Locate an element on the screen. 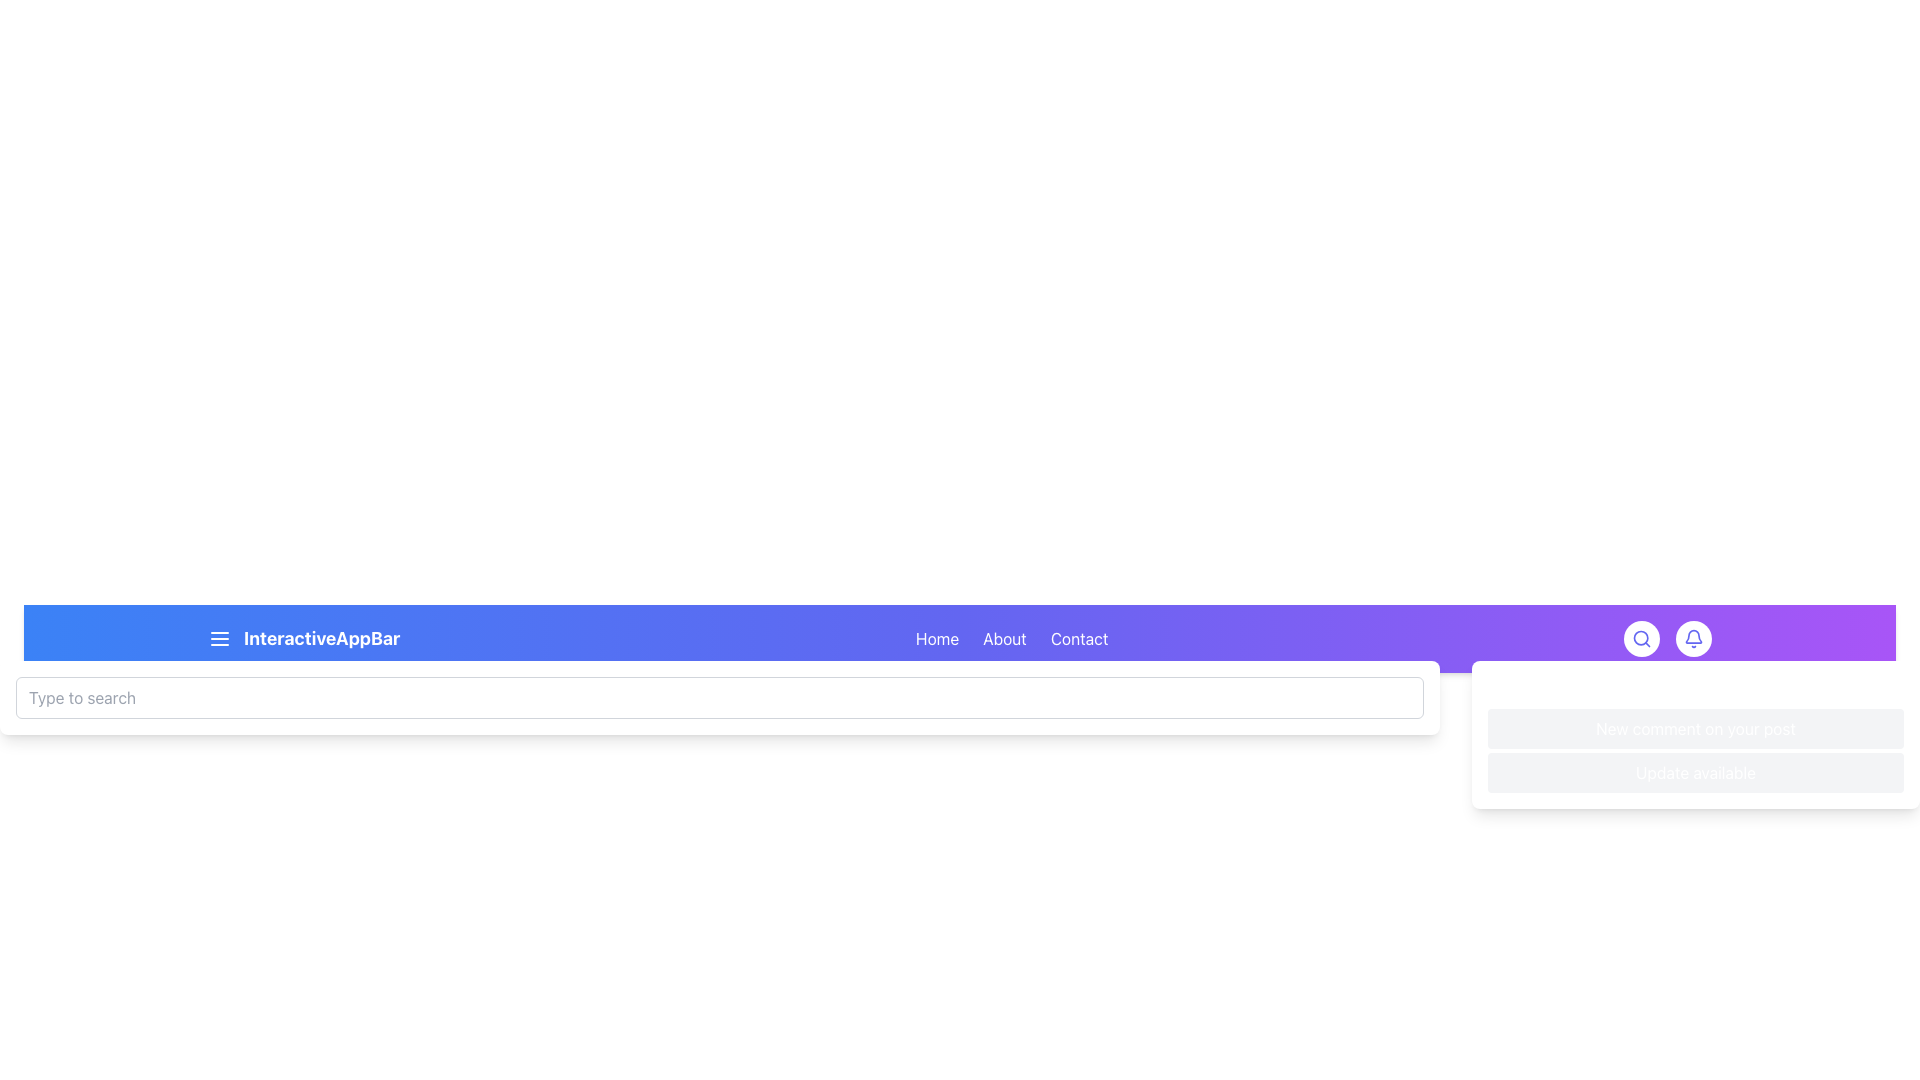 The image size is (1920, 1080). the centrally located search input field to focus on it for typing queries or keywords is located at coordinates (720, 697).